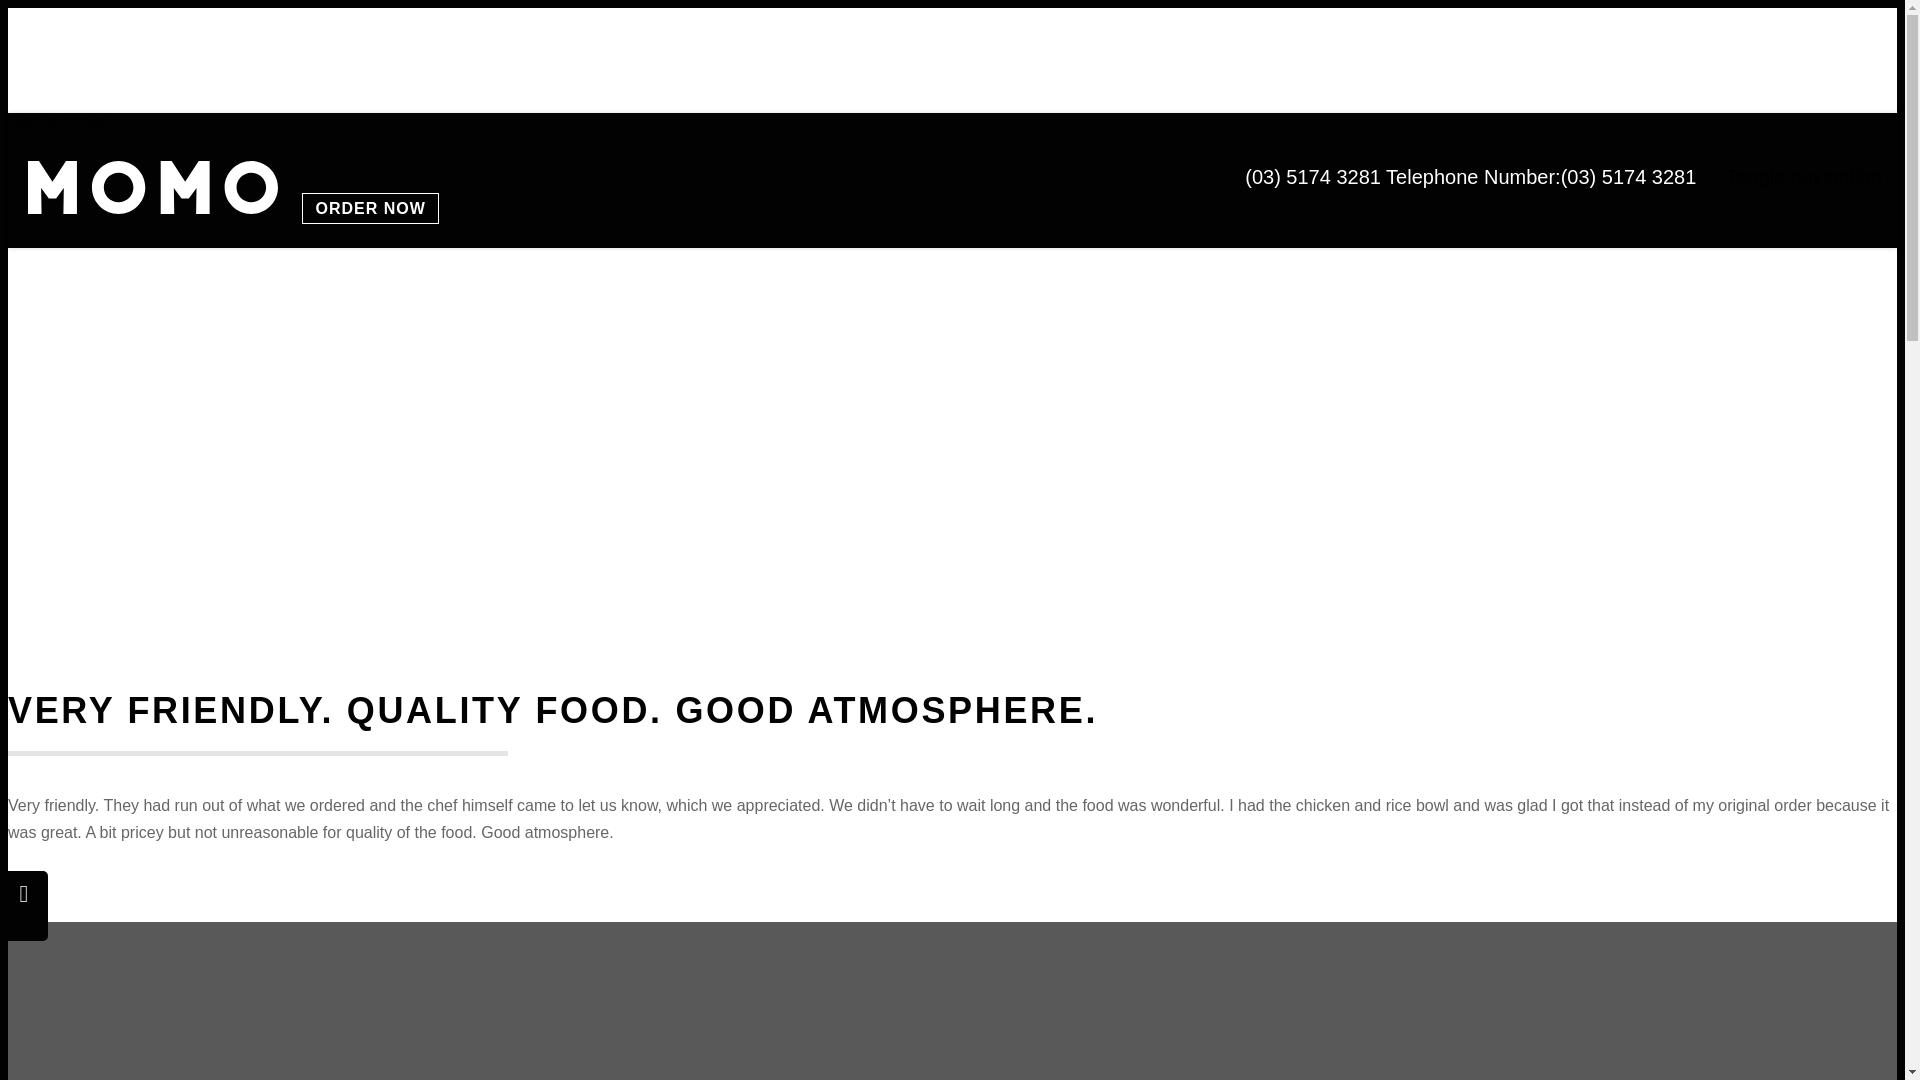  Describe the element at coordinates (1470, 176) in the screenshot. I see `'(03) 5174 3281 Telephone Number:(03) 5174 3281'` at that location.